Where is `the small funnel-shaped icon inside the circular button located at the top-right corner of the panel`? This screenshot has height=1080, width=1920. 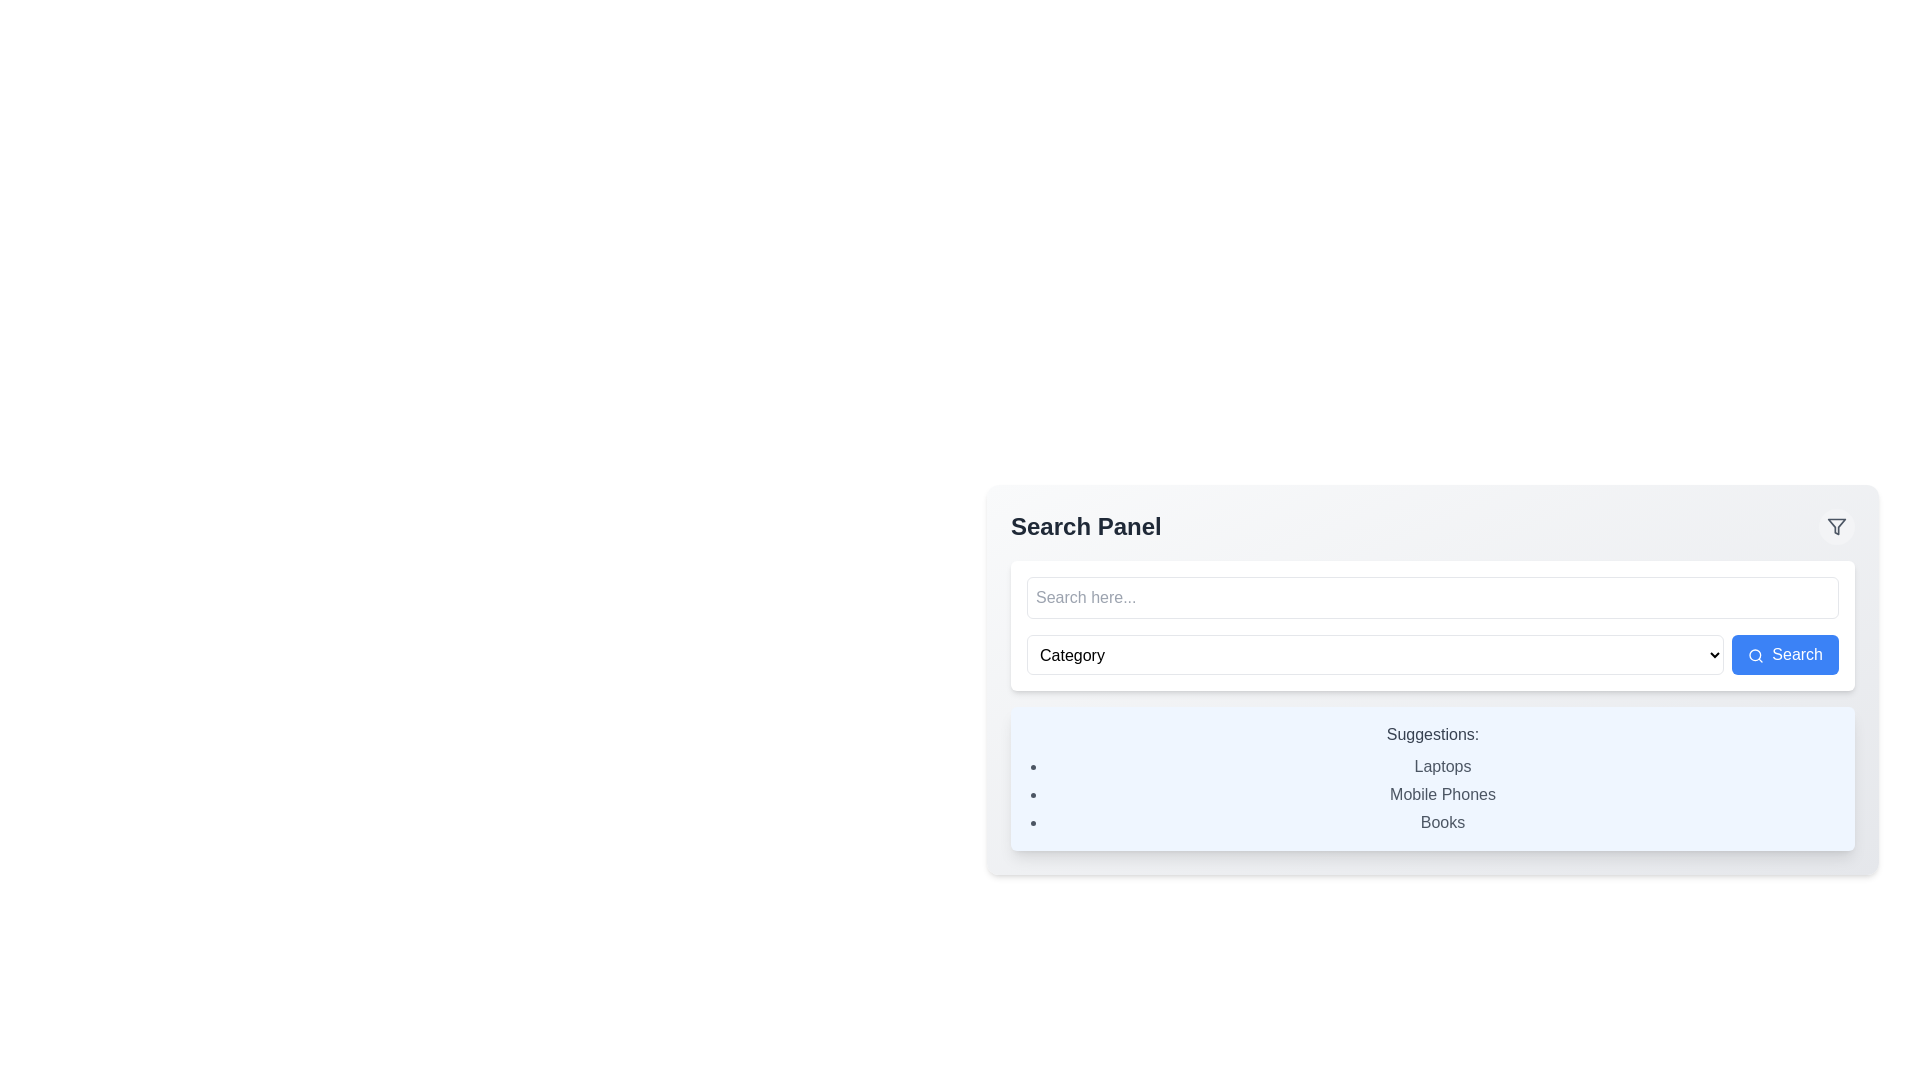
the small funnel-shaped icon inside the circular button located at the top-right corner of the panel is located at coordinates (1837, 526).